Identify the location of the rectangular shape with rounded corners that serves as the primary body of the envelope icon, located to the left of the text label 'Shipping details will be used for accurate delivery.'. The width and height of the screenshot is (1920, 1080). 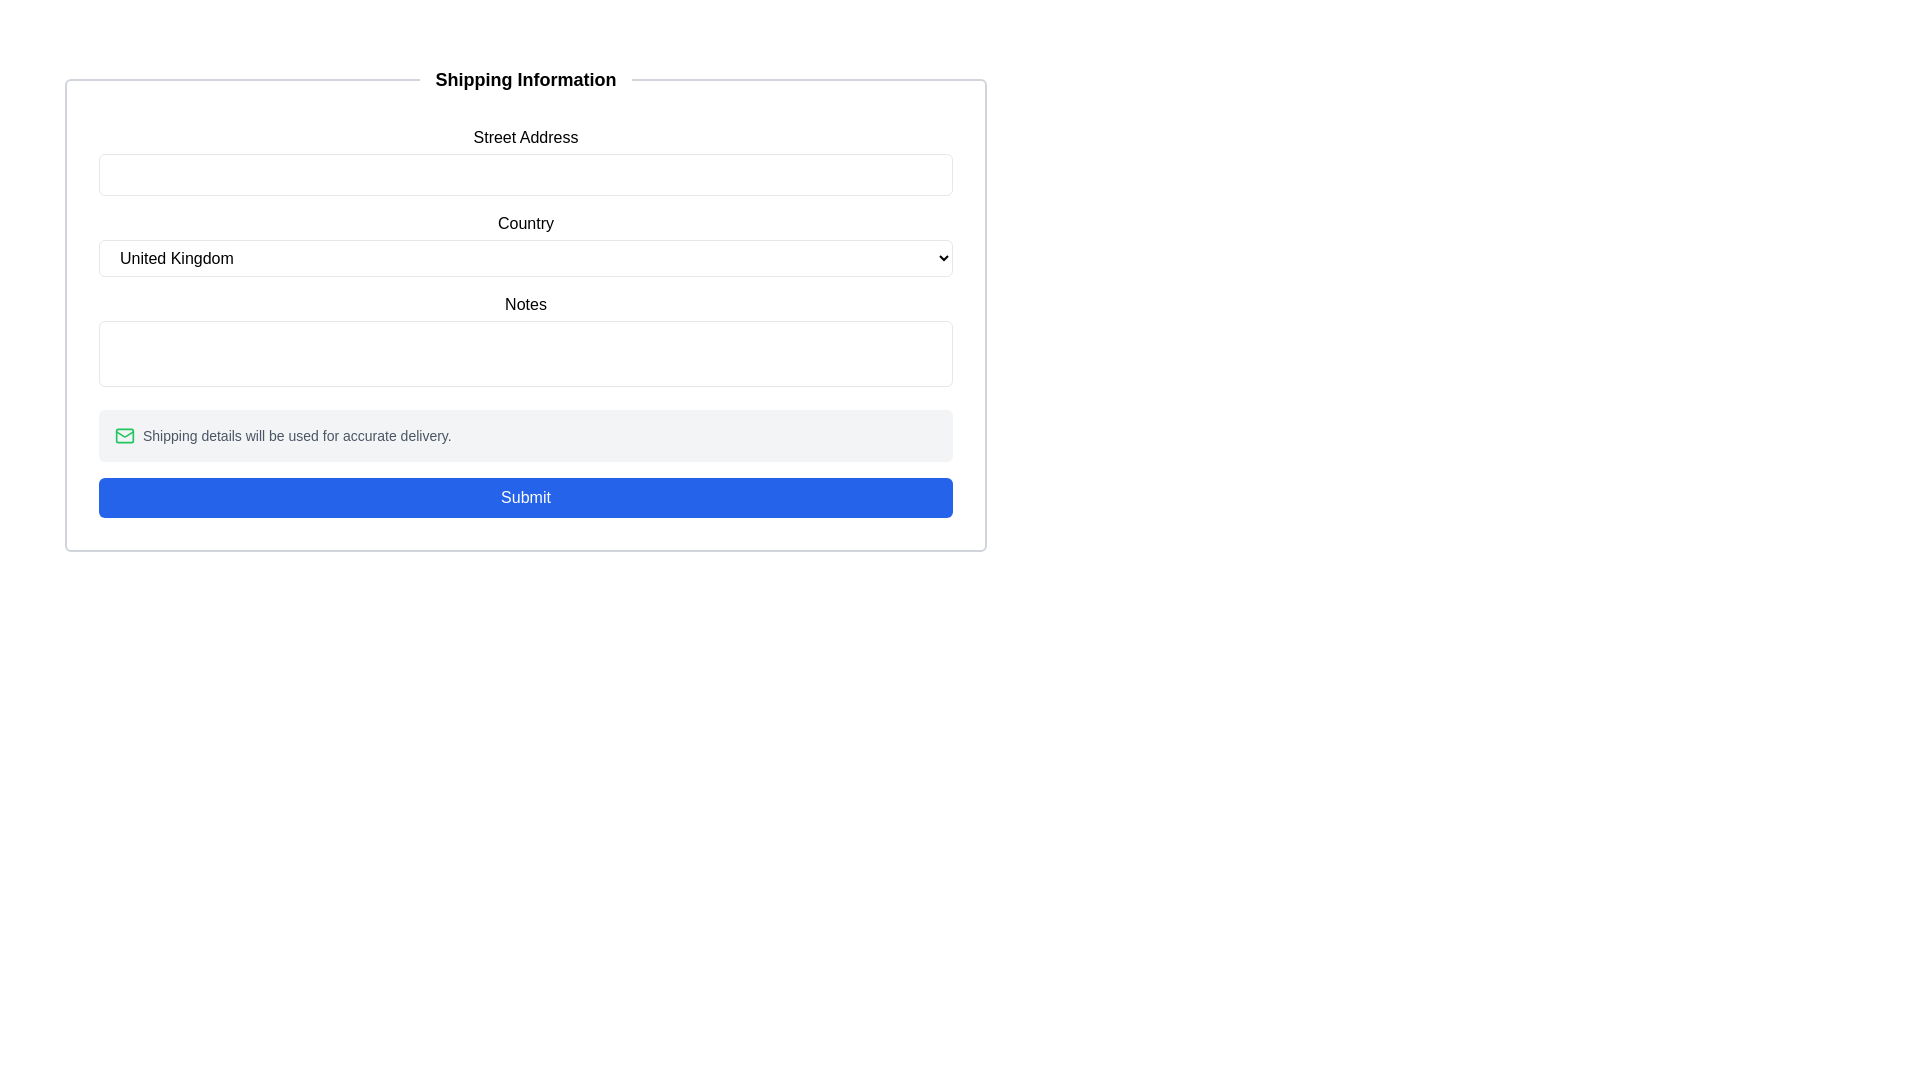
(123, 434).